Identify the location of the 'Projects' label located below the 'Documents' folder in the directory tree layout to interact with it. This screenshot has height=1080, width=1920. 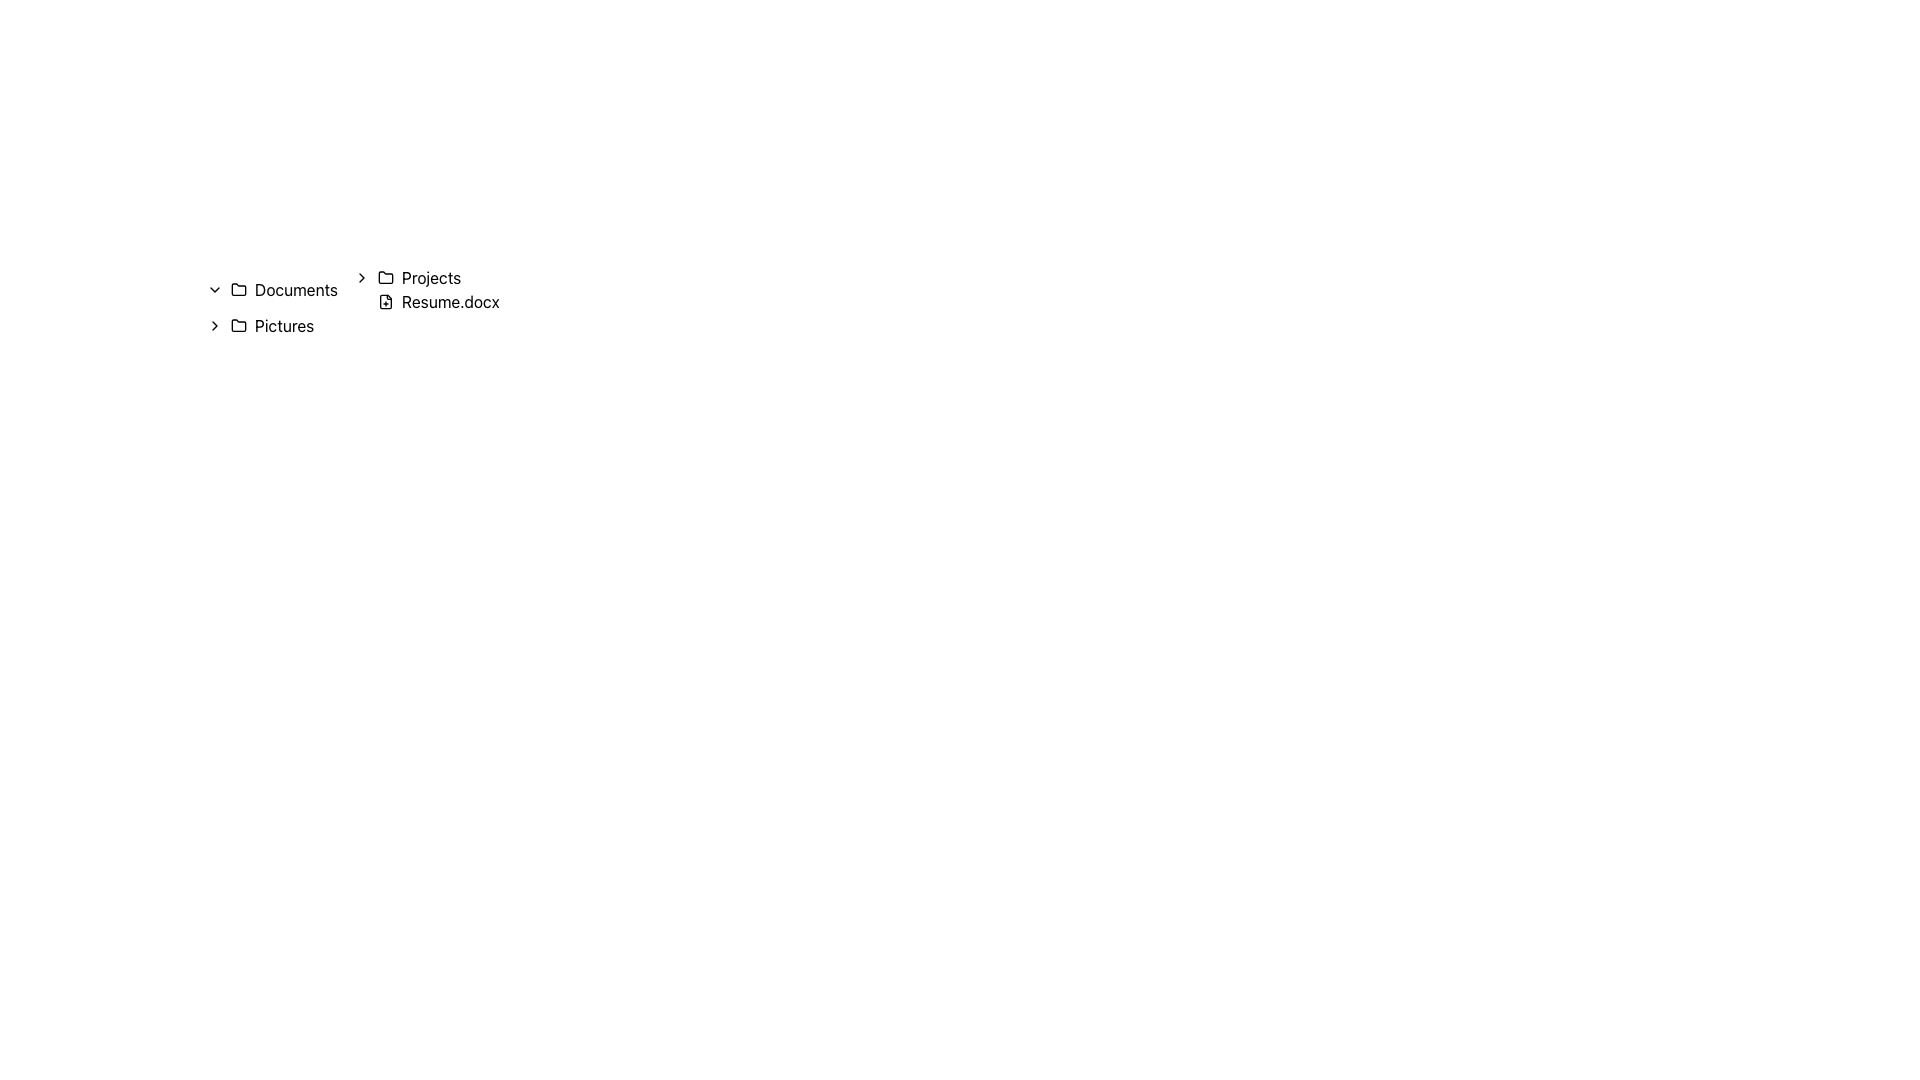
(417, 277).